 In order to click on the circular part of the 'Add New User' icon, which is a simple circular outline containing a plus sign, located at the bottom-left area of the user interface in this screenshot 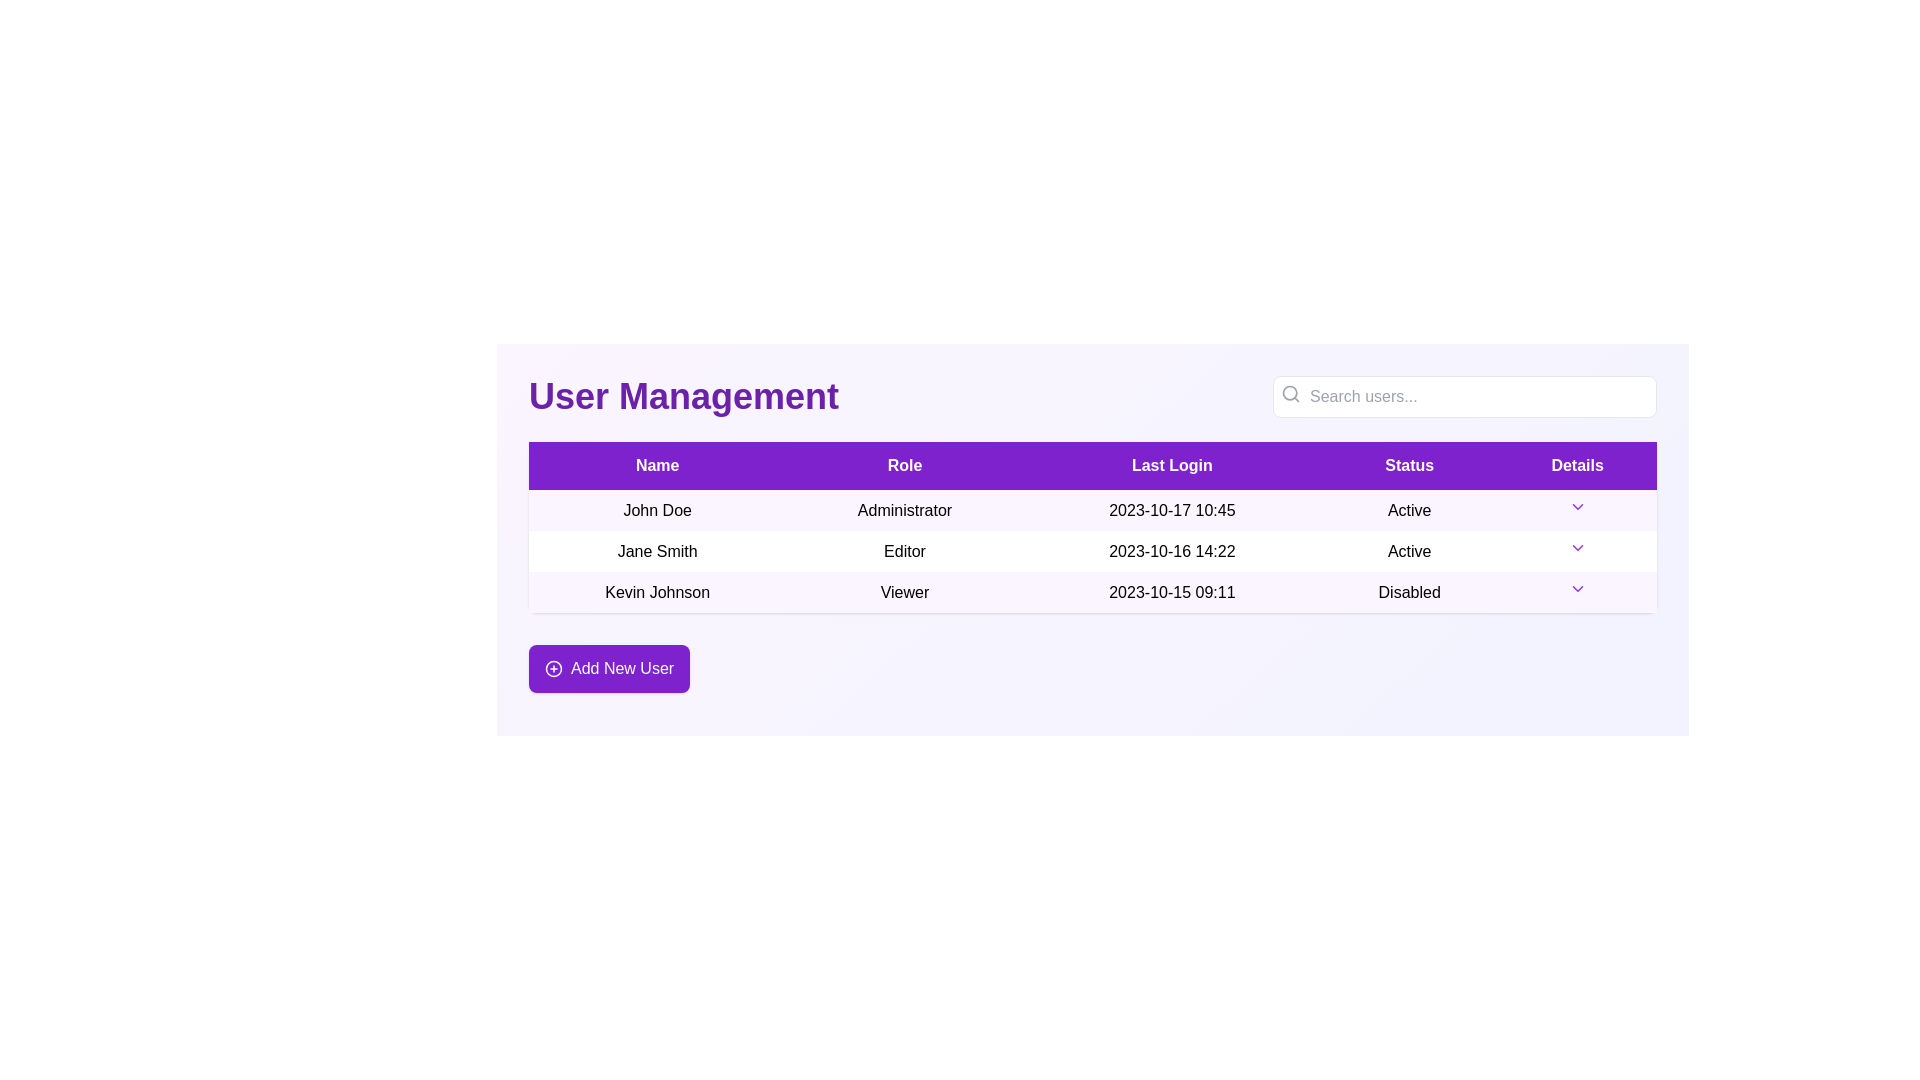, I will do `click(553, 668)`.